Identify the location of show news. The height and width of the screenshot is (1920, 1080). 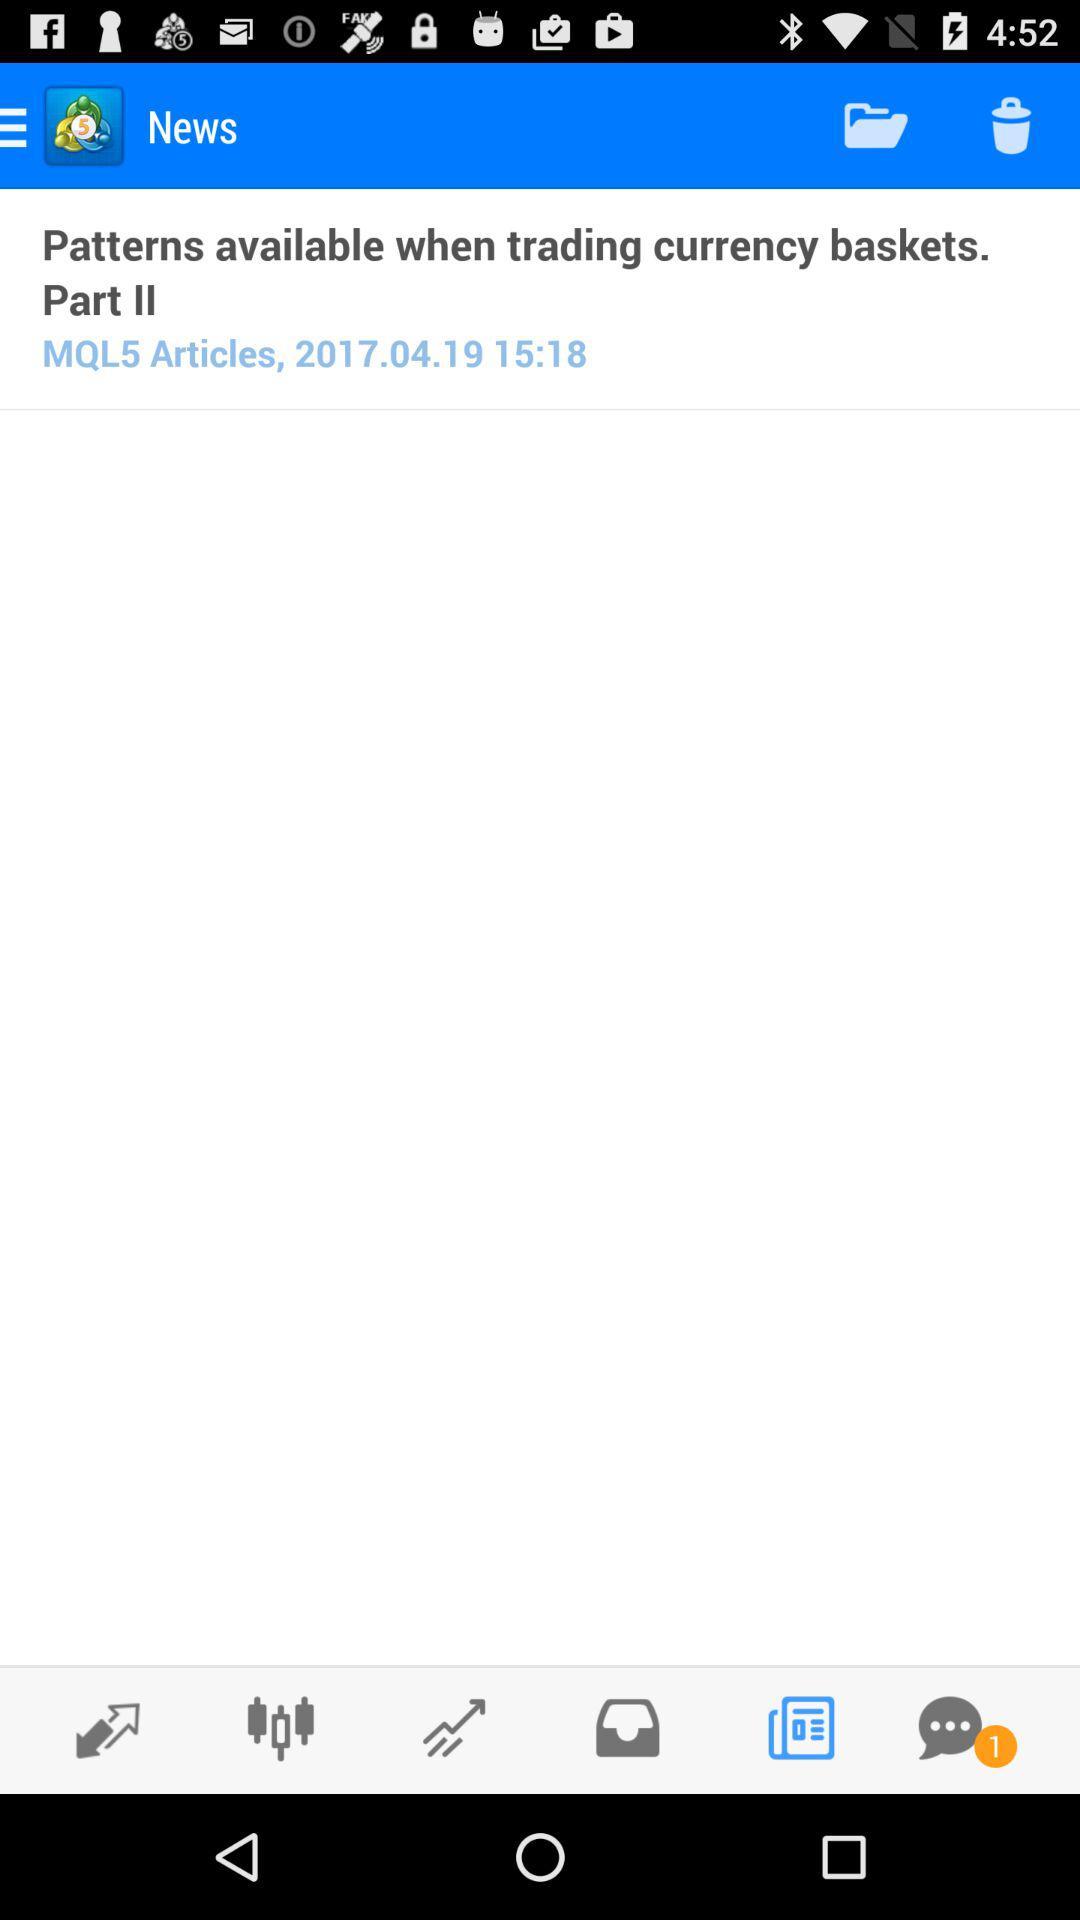
(799, 1727).